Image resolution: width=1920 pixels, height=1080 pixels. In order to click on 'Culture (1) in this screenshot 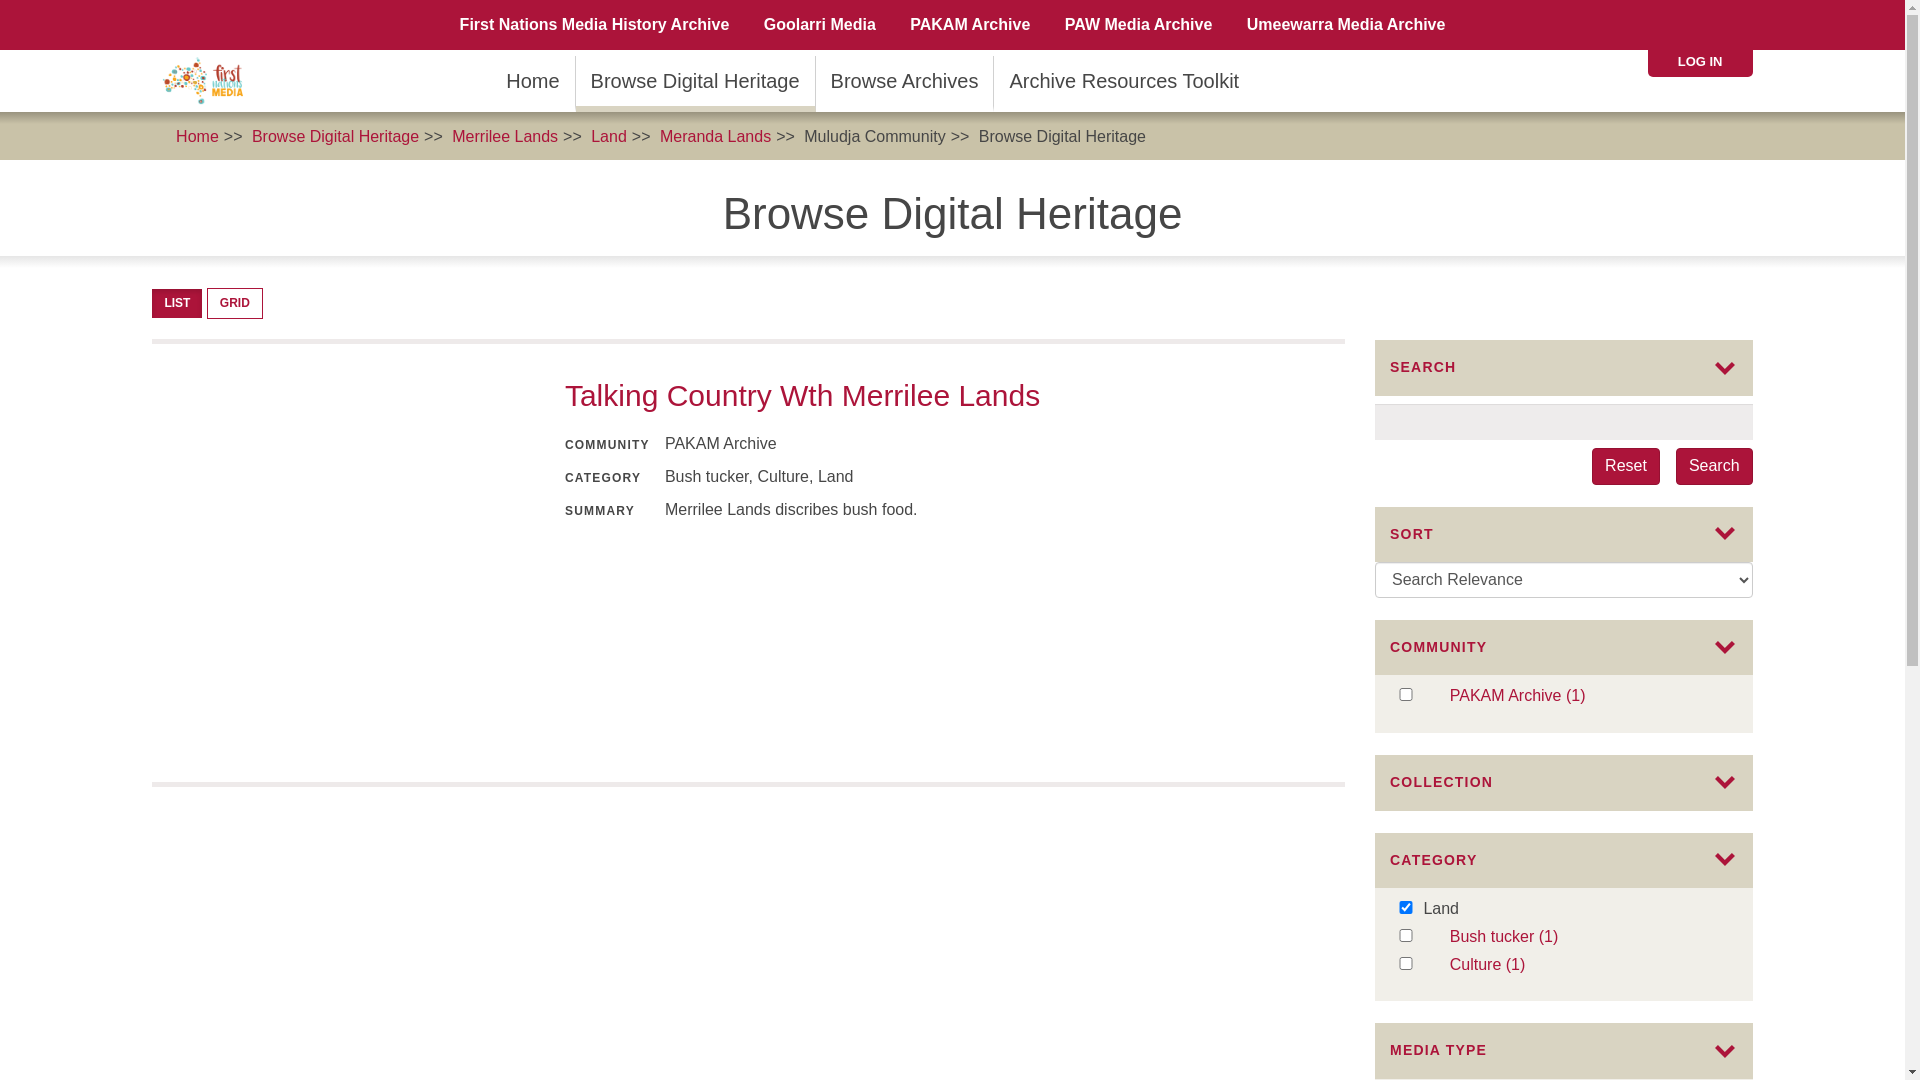, I will do `click(1586, 964)`.